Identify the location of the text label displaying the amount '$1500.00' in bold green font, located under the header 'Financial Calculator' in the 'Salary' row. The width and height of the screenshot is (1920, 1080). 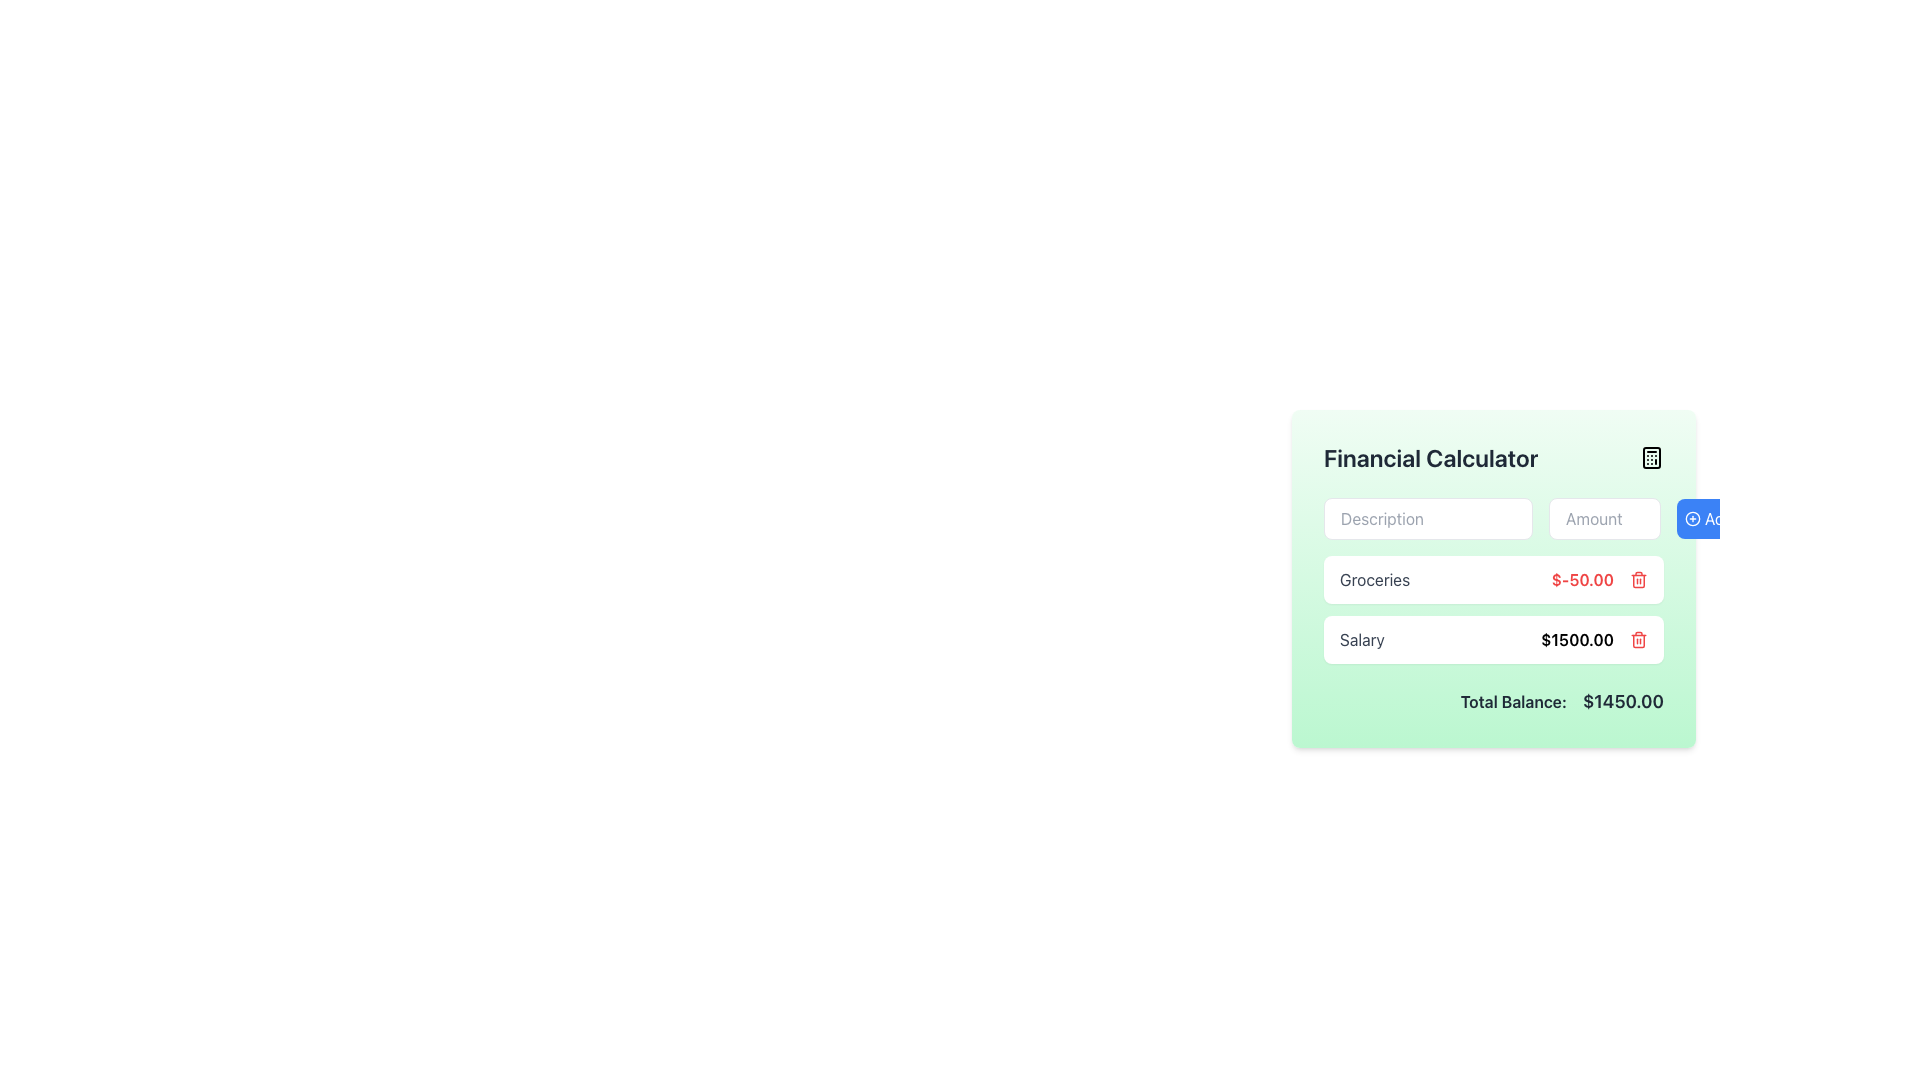
(1576, 640).